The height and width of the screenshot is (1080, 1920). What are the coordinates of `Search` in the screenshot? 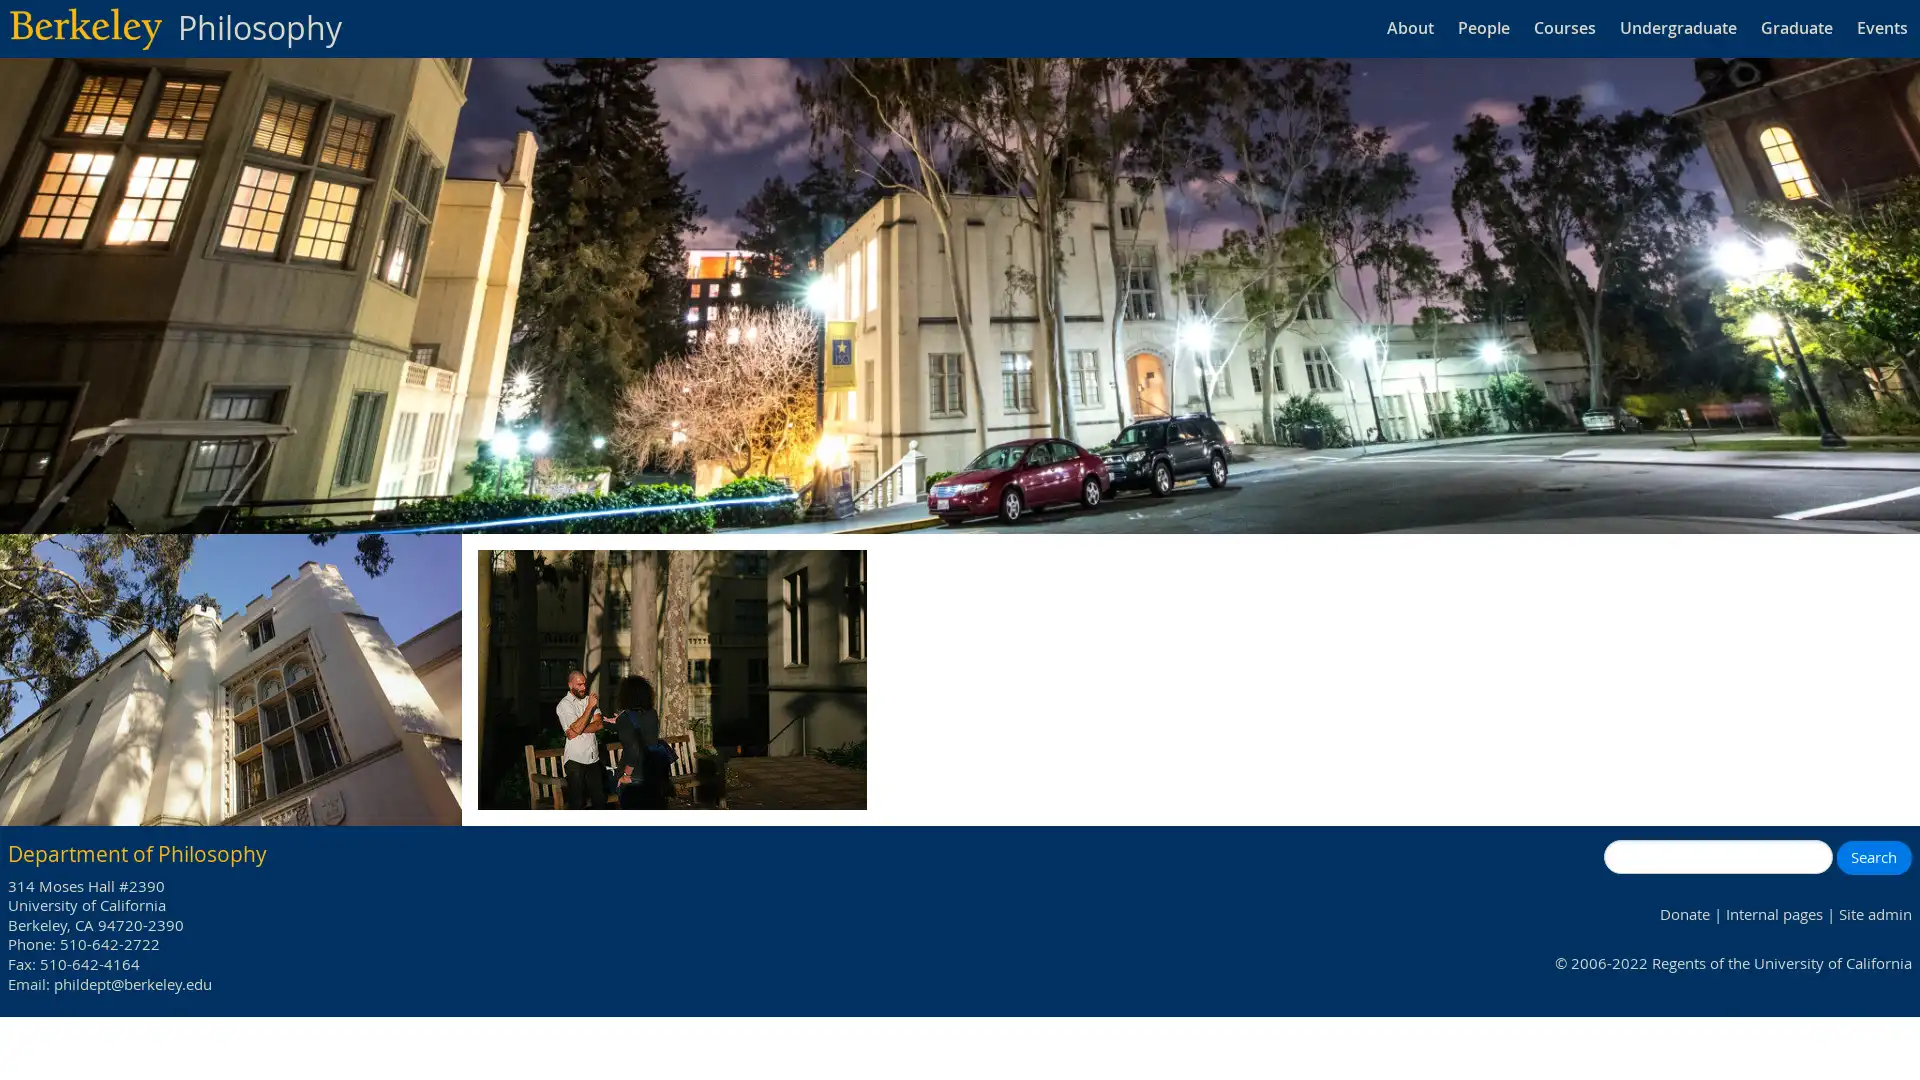 It's located at (1872, 855).